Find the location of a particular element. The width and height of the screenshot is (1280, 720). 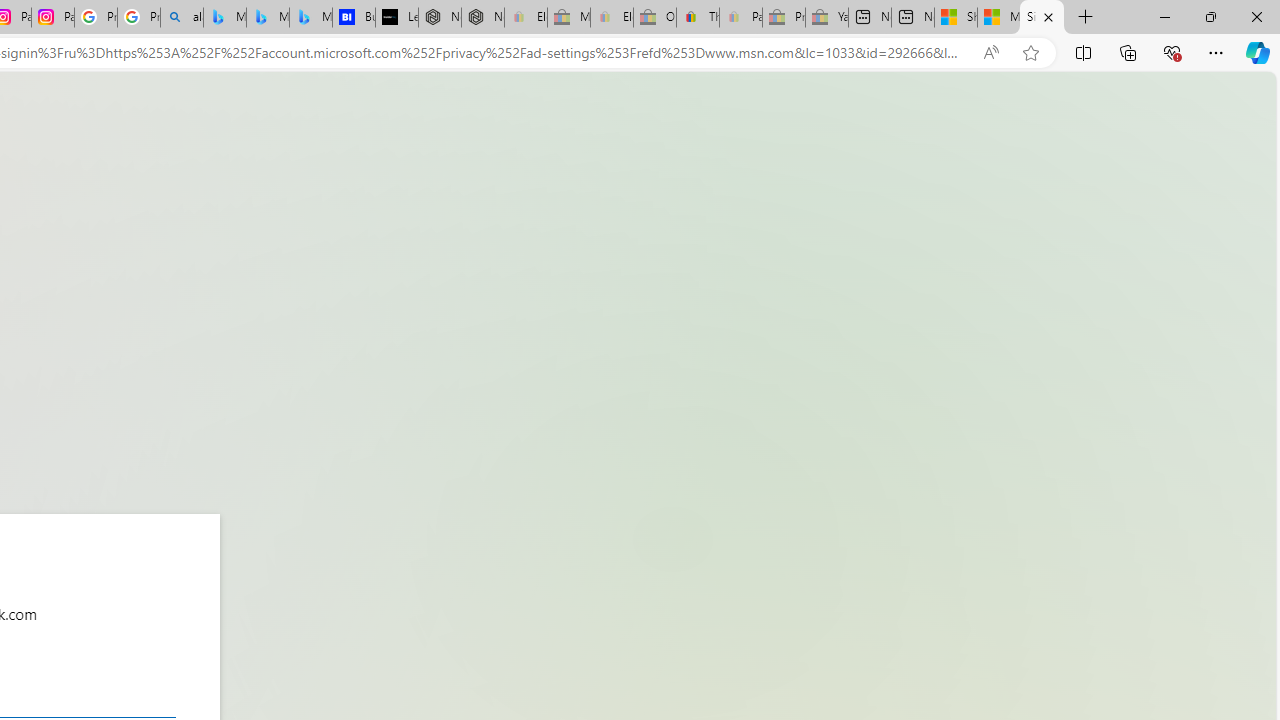

'Threats and offensive language policy | eBay' is located at coordinates (698, 17).